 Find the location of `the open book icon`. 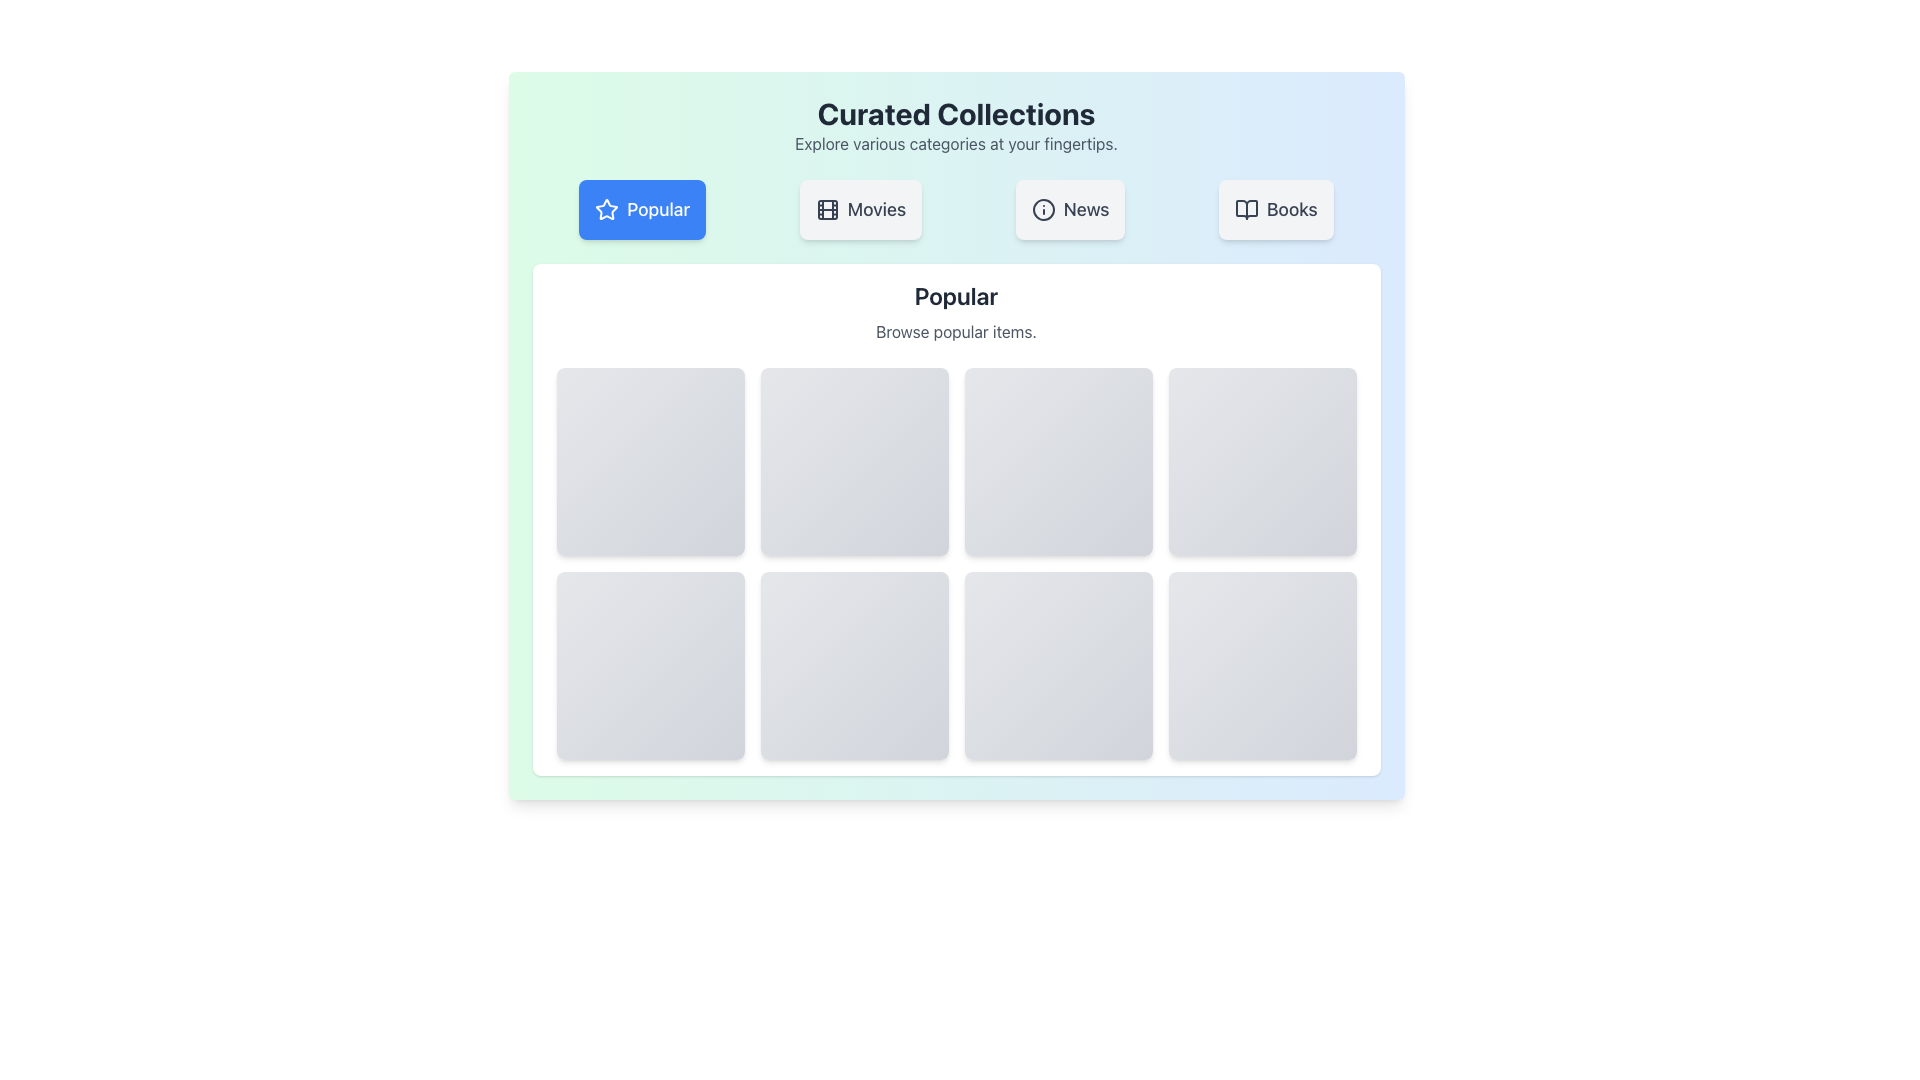

the open book icon is located at coordinates (1246, 209).